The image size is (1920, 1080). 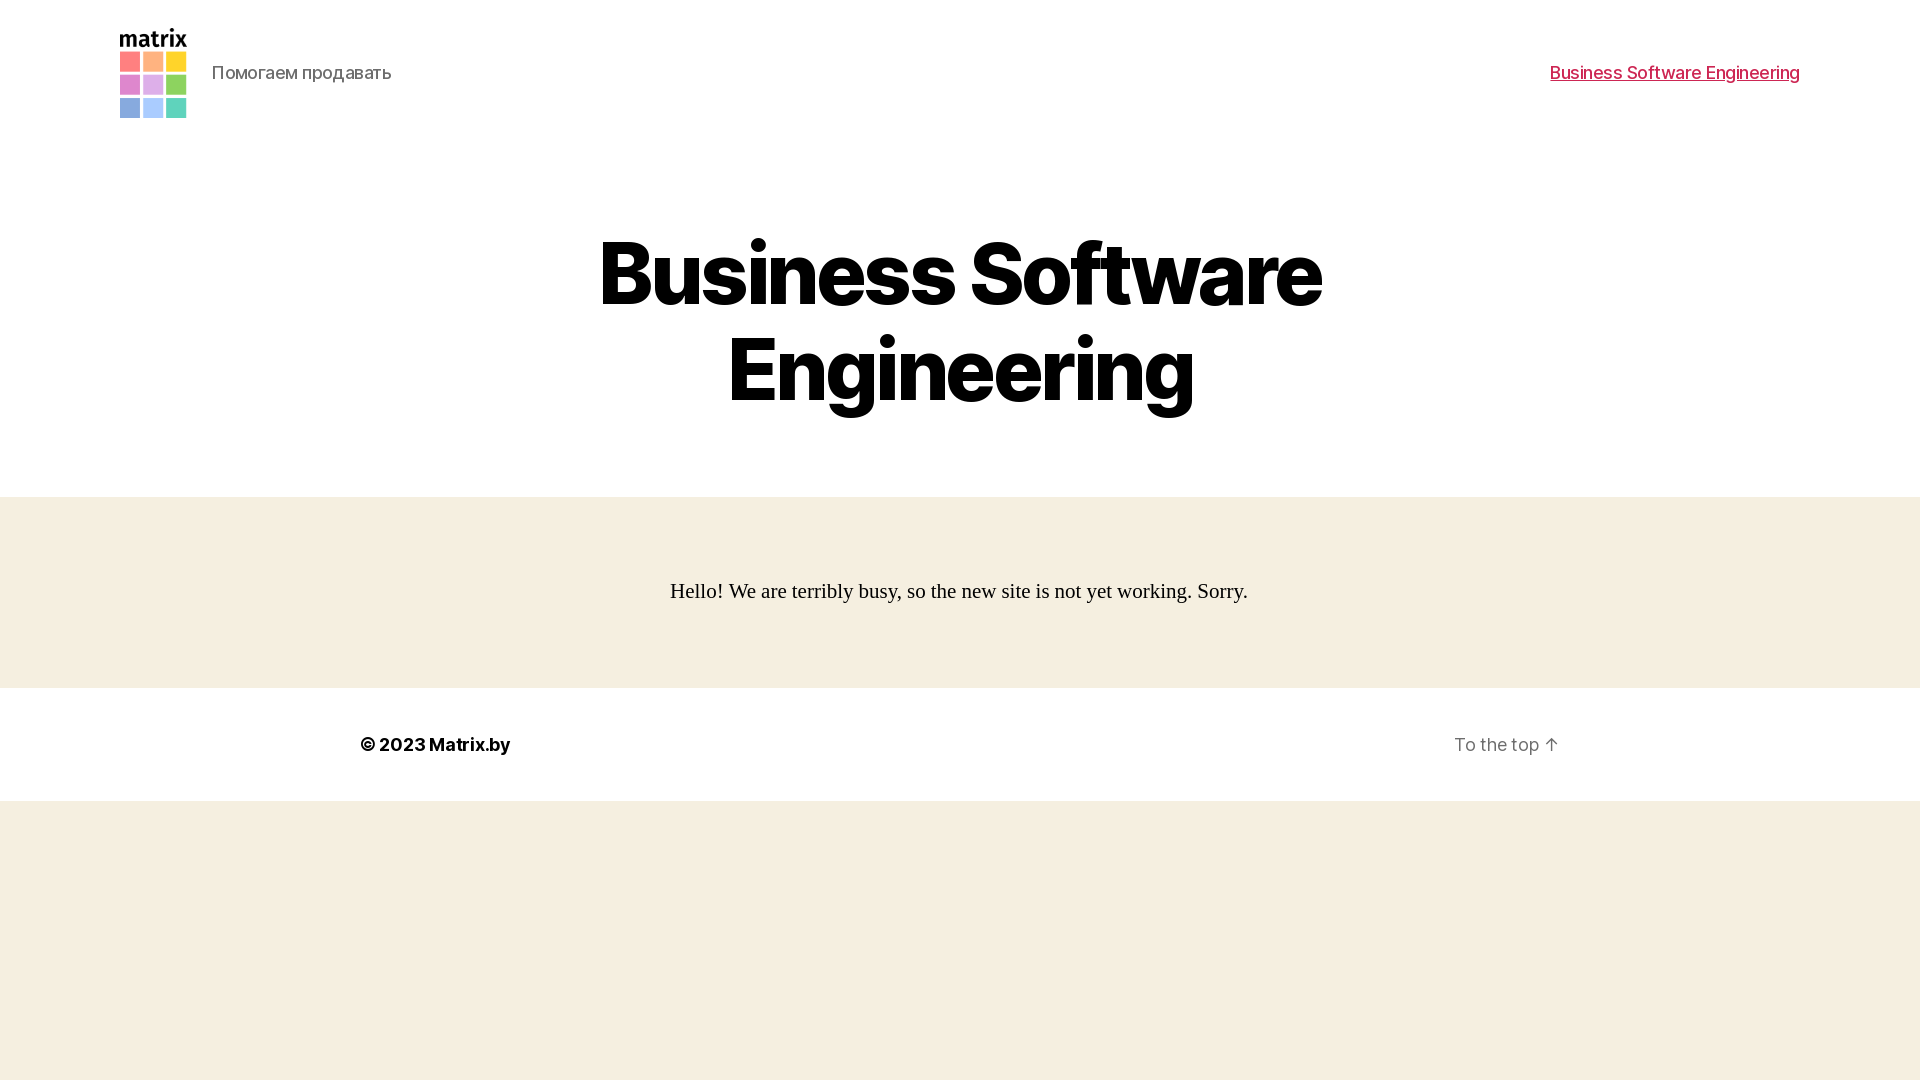 What do you see at coordinates (469, 744) in the screenshot?
I see `'Matrix.by'` at bounding box center [469, 744].